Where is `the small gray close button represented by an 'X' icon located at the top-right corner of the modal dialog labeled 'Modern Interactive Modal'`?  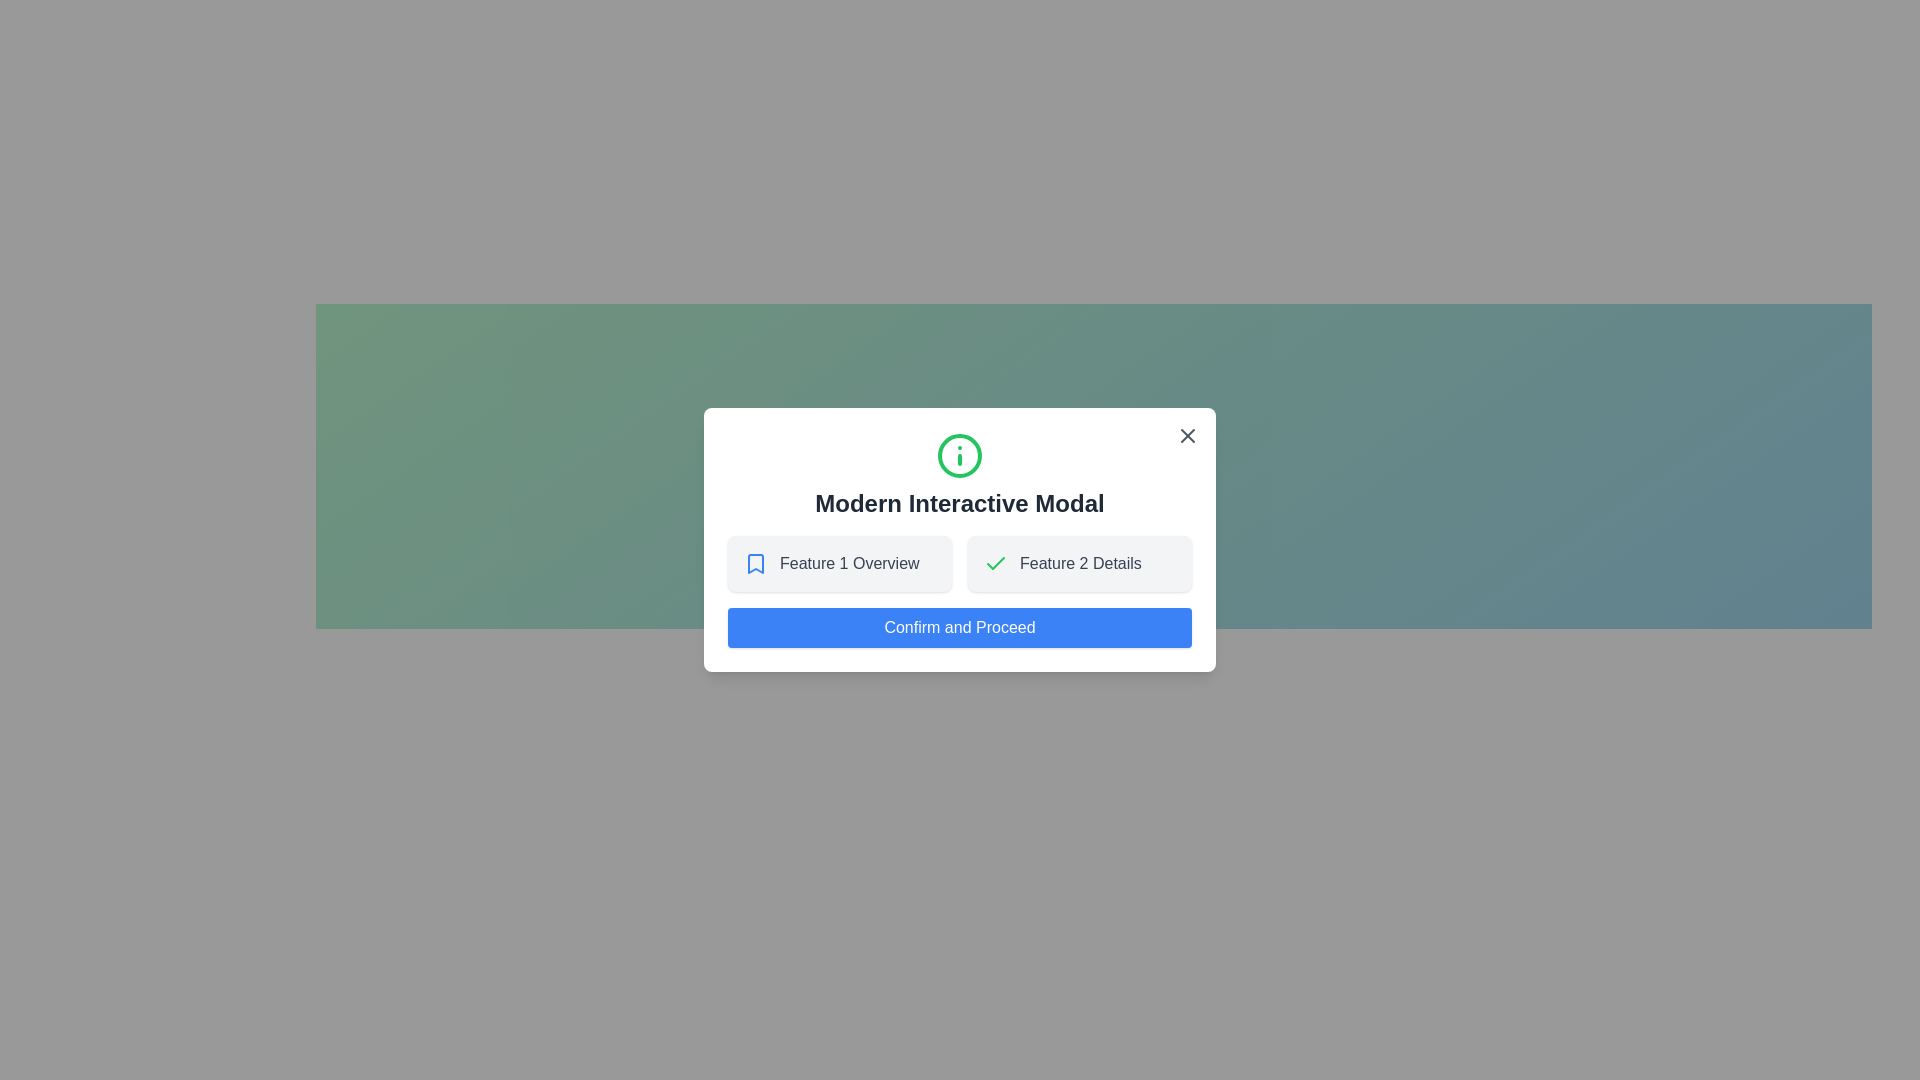
the small gray close button represented by an 'X' icon located at the top-right corner of the modal dialog labeled 'Modern Interactive Modal' is located at coordinates (1188, 434).